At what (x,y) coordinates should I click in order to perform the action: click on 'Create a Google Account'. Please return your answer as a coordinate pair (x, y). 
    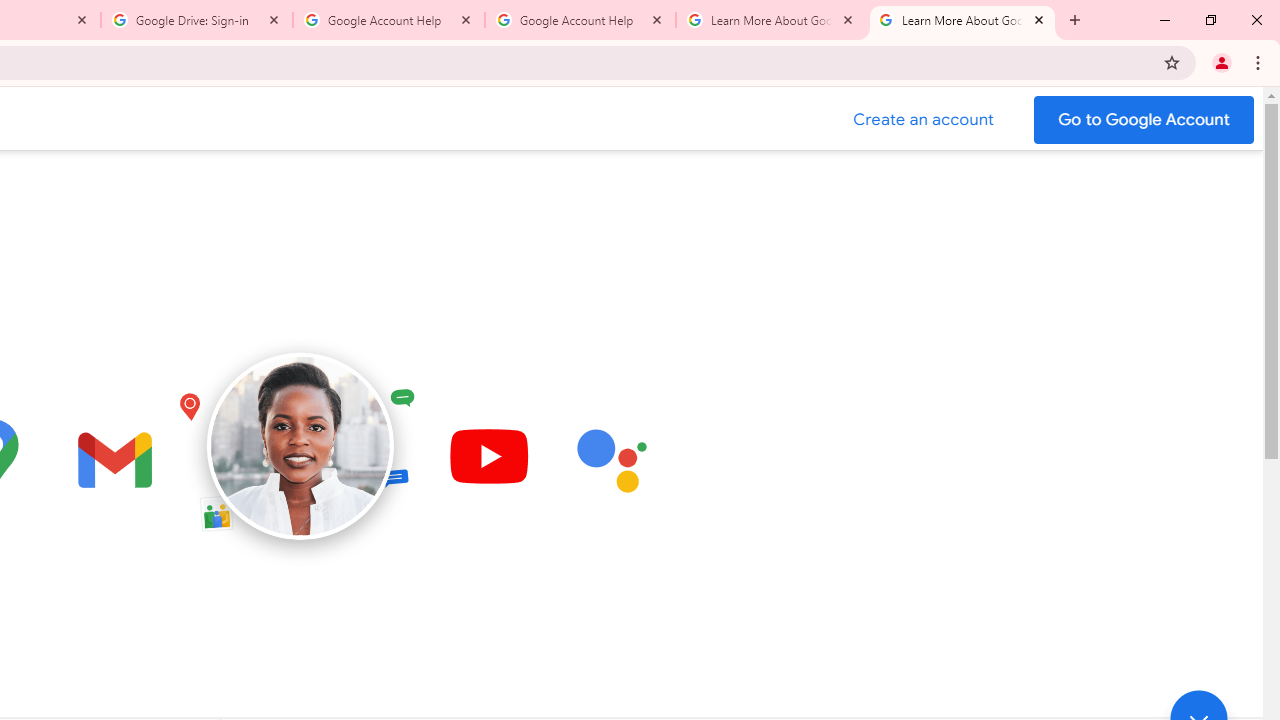
    Looking at the image, I should click on (923, 119).